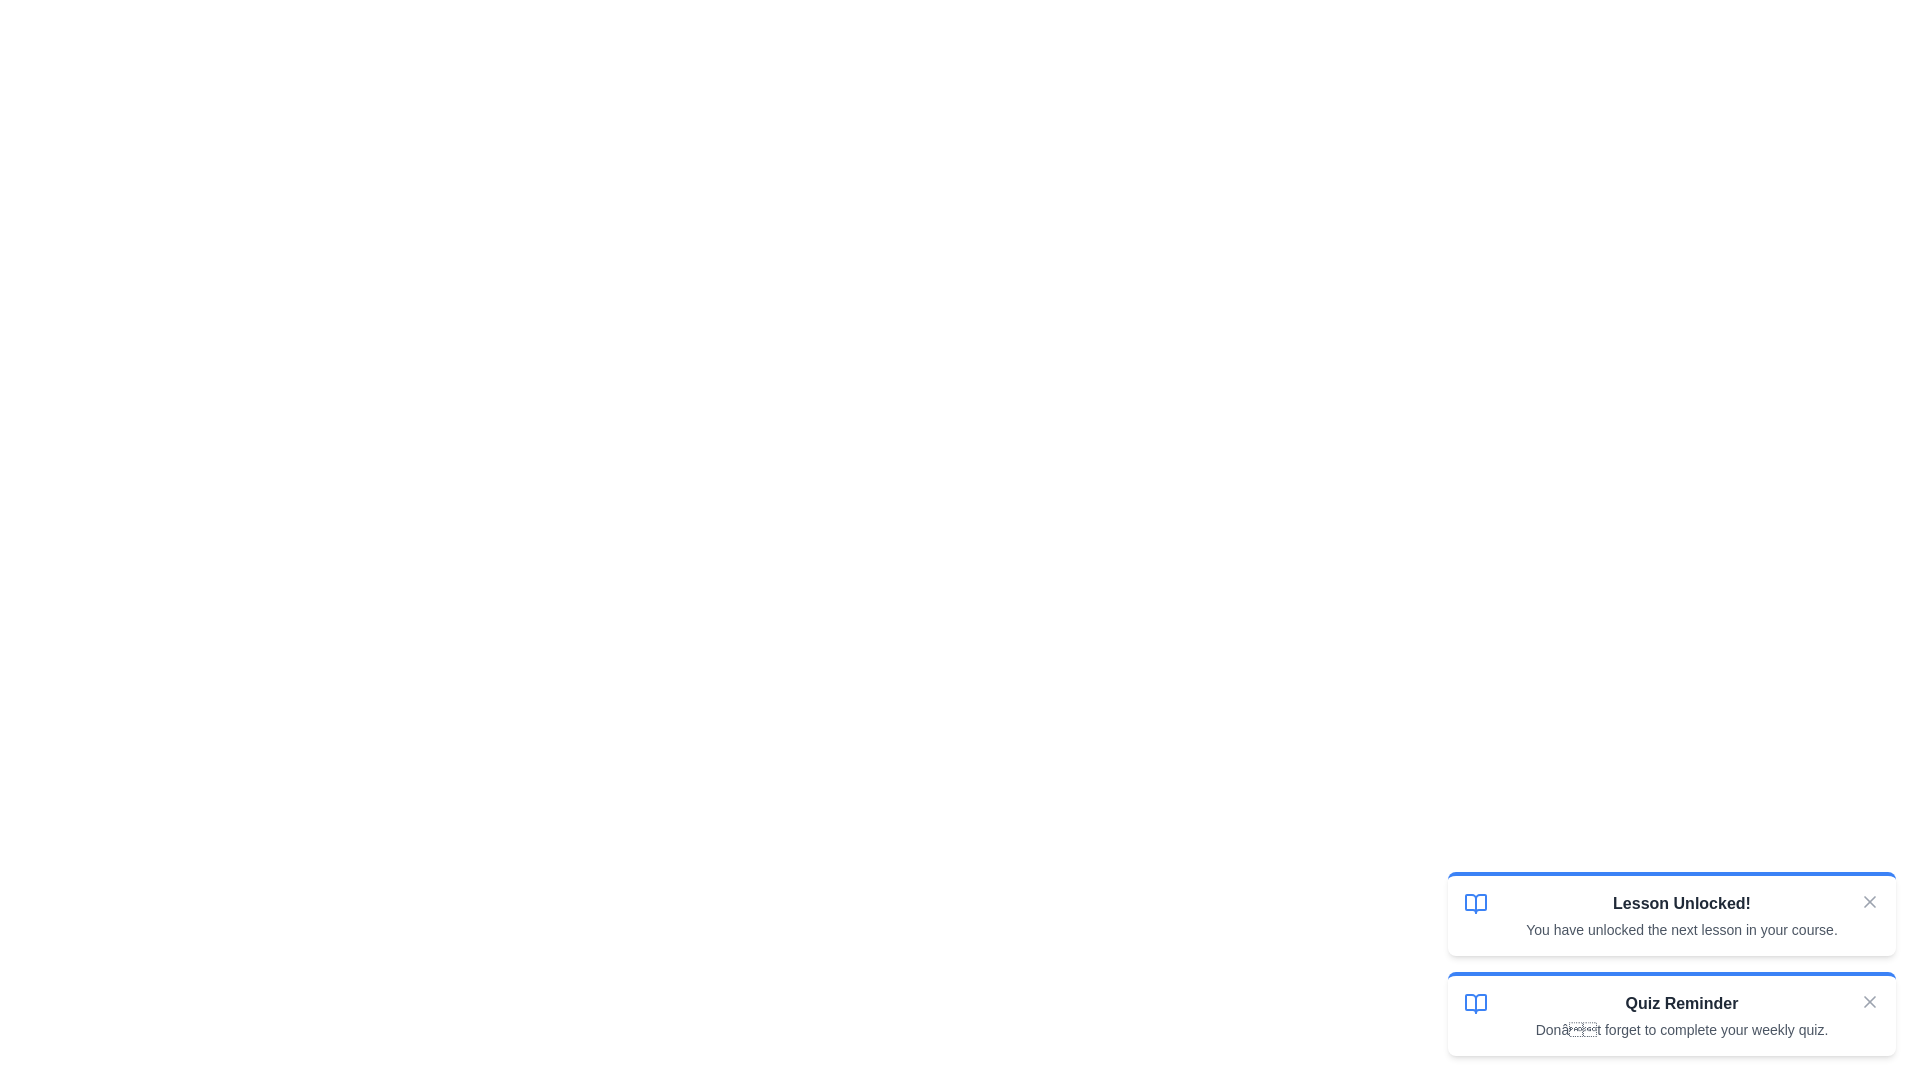 The image size is (1920, 1080). Describe the element at coordinates (1869, 902) in the screenshot. I see `close button of the notification with title Lesson Unlocked!` at that location.